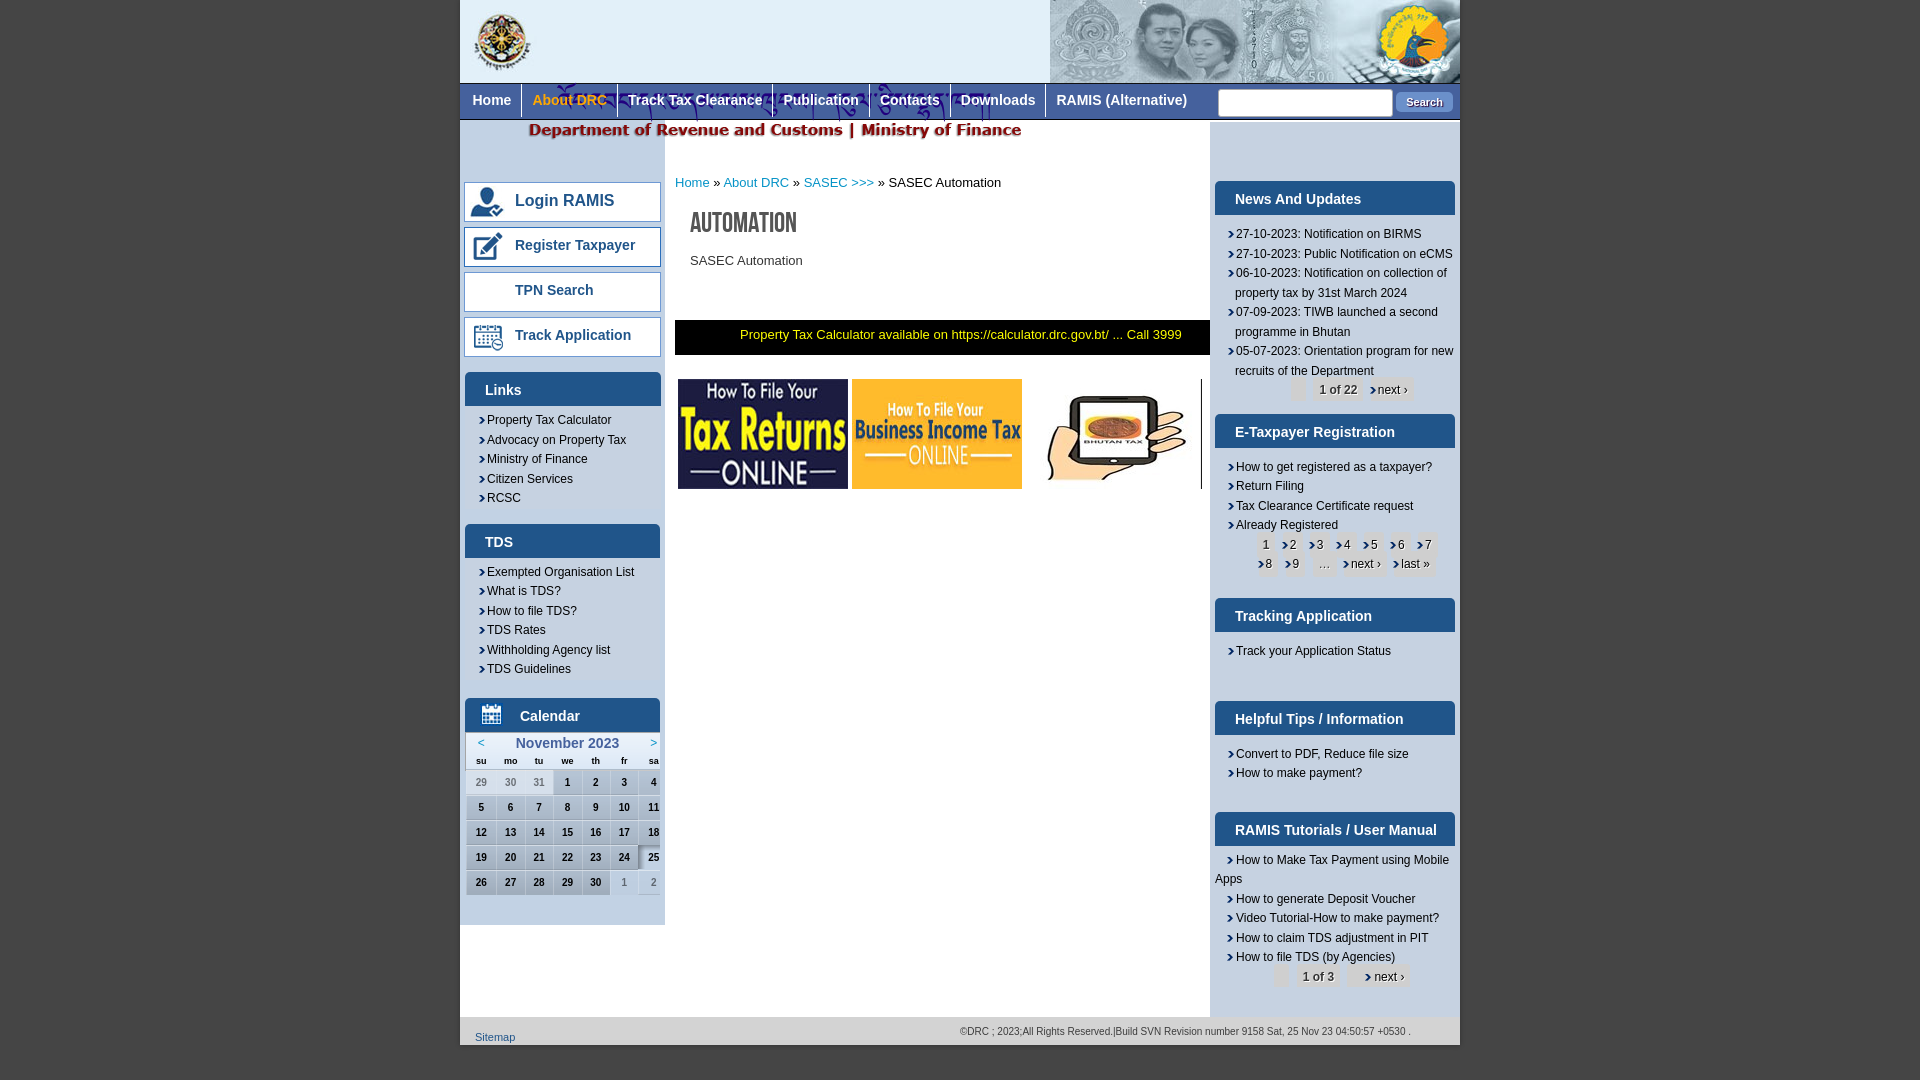  I want to click on 'Convert to PDF, Reduce file size', so click(1317, 753).